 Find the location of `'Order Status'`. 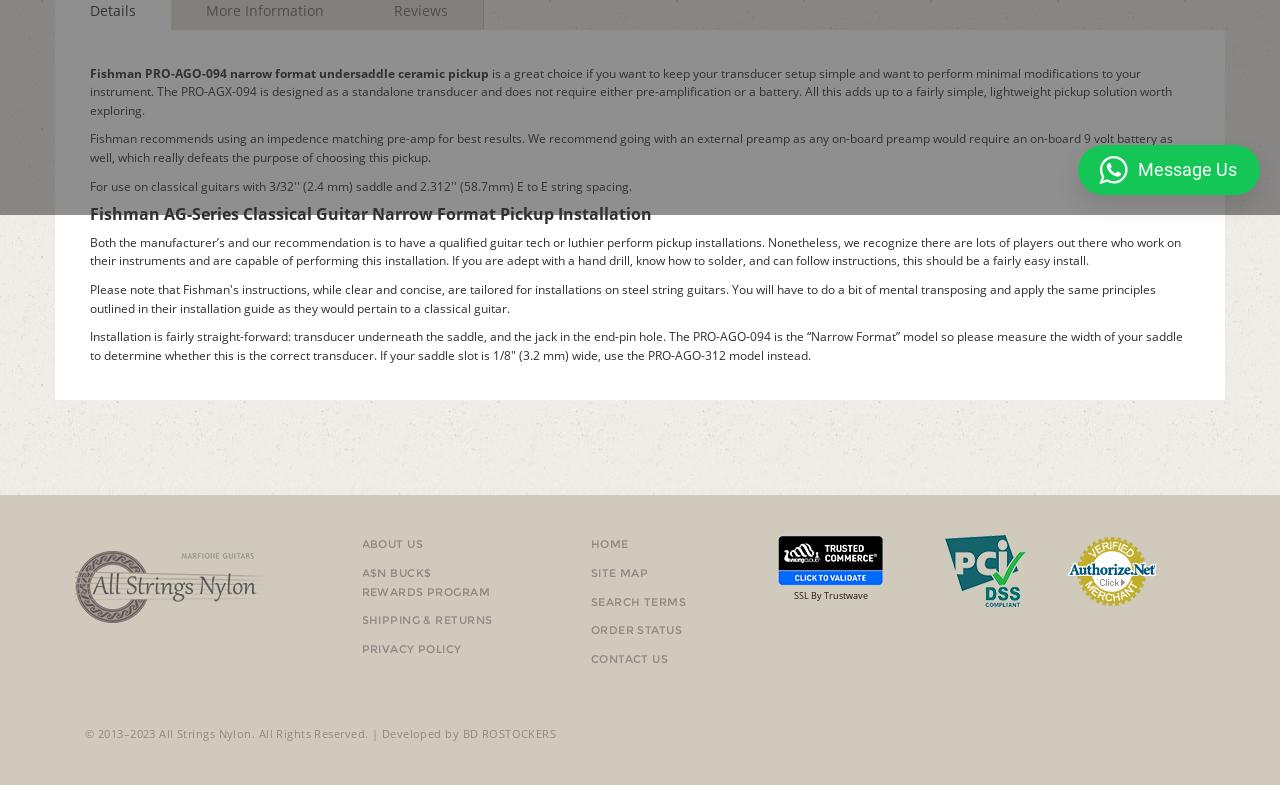

'Order Status' is located at coordinates (635, 629).